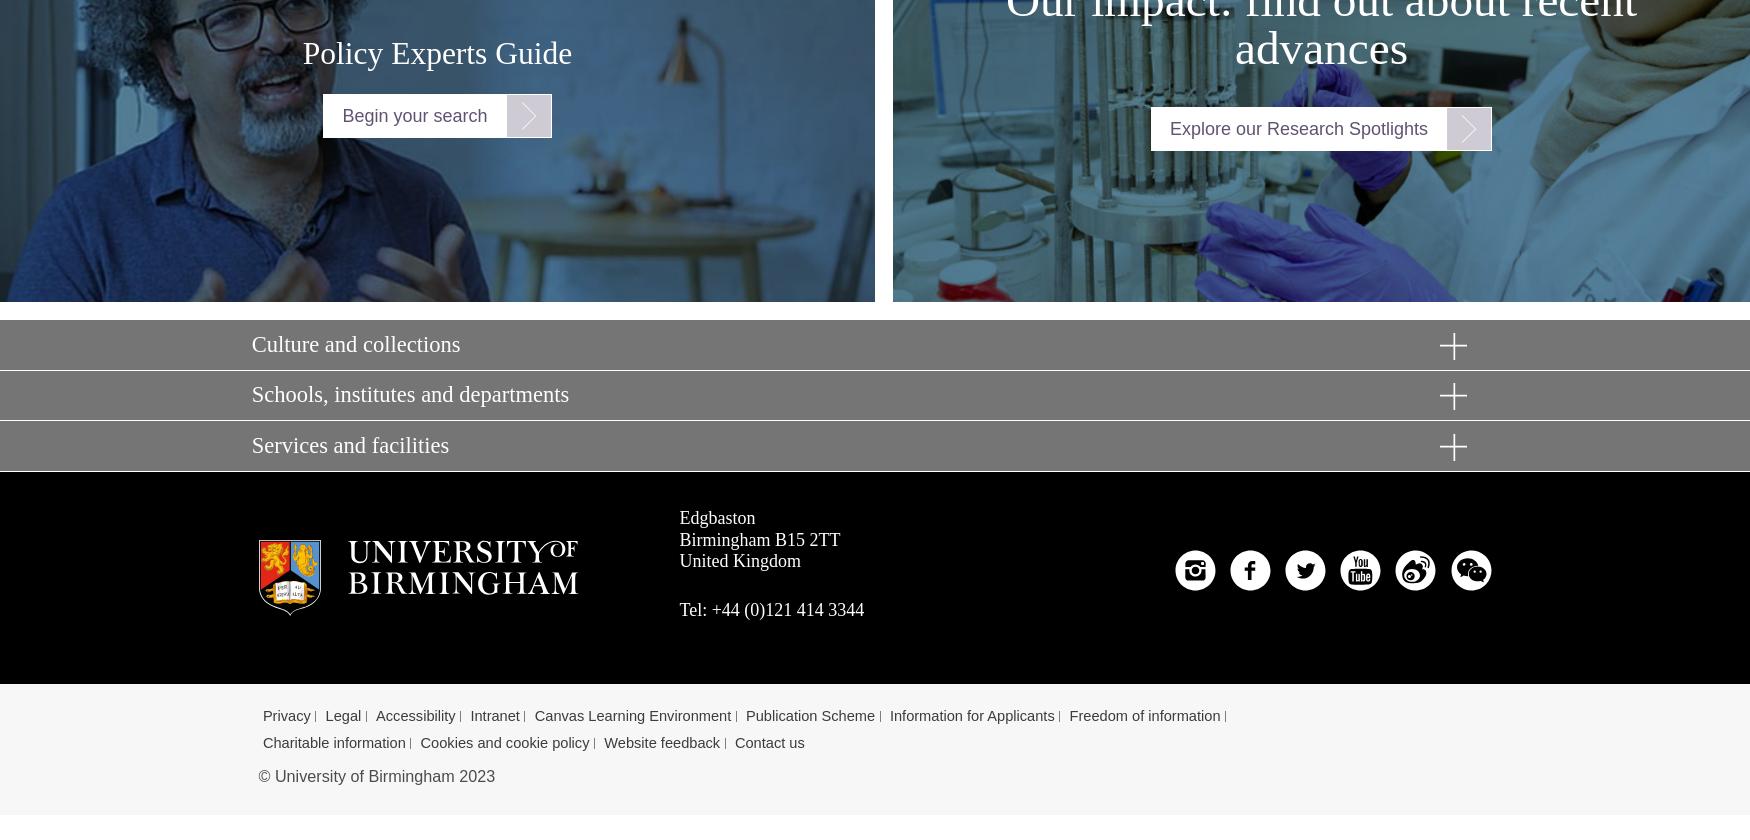  What do you see at coordinates (413, 113) in the screenshot?
I see `'Begin your search'` at bounding box center [413, 113].